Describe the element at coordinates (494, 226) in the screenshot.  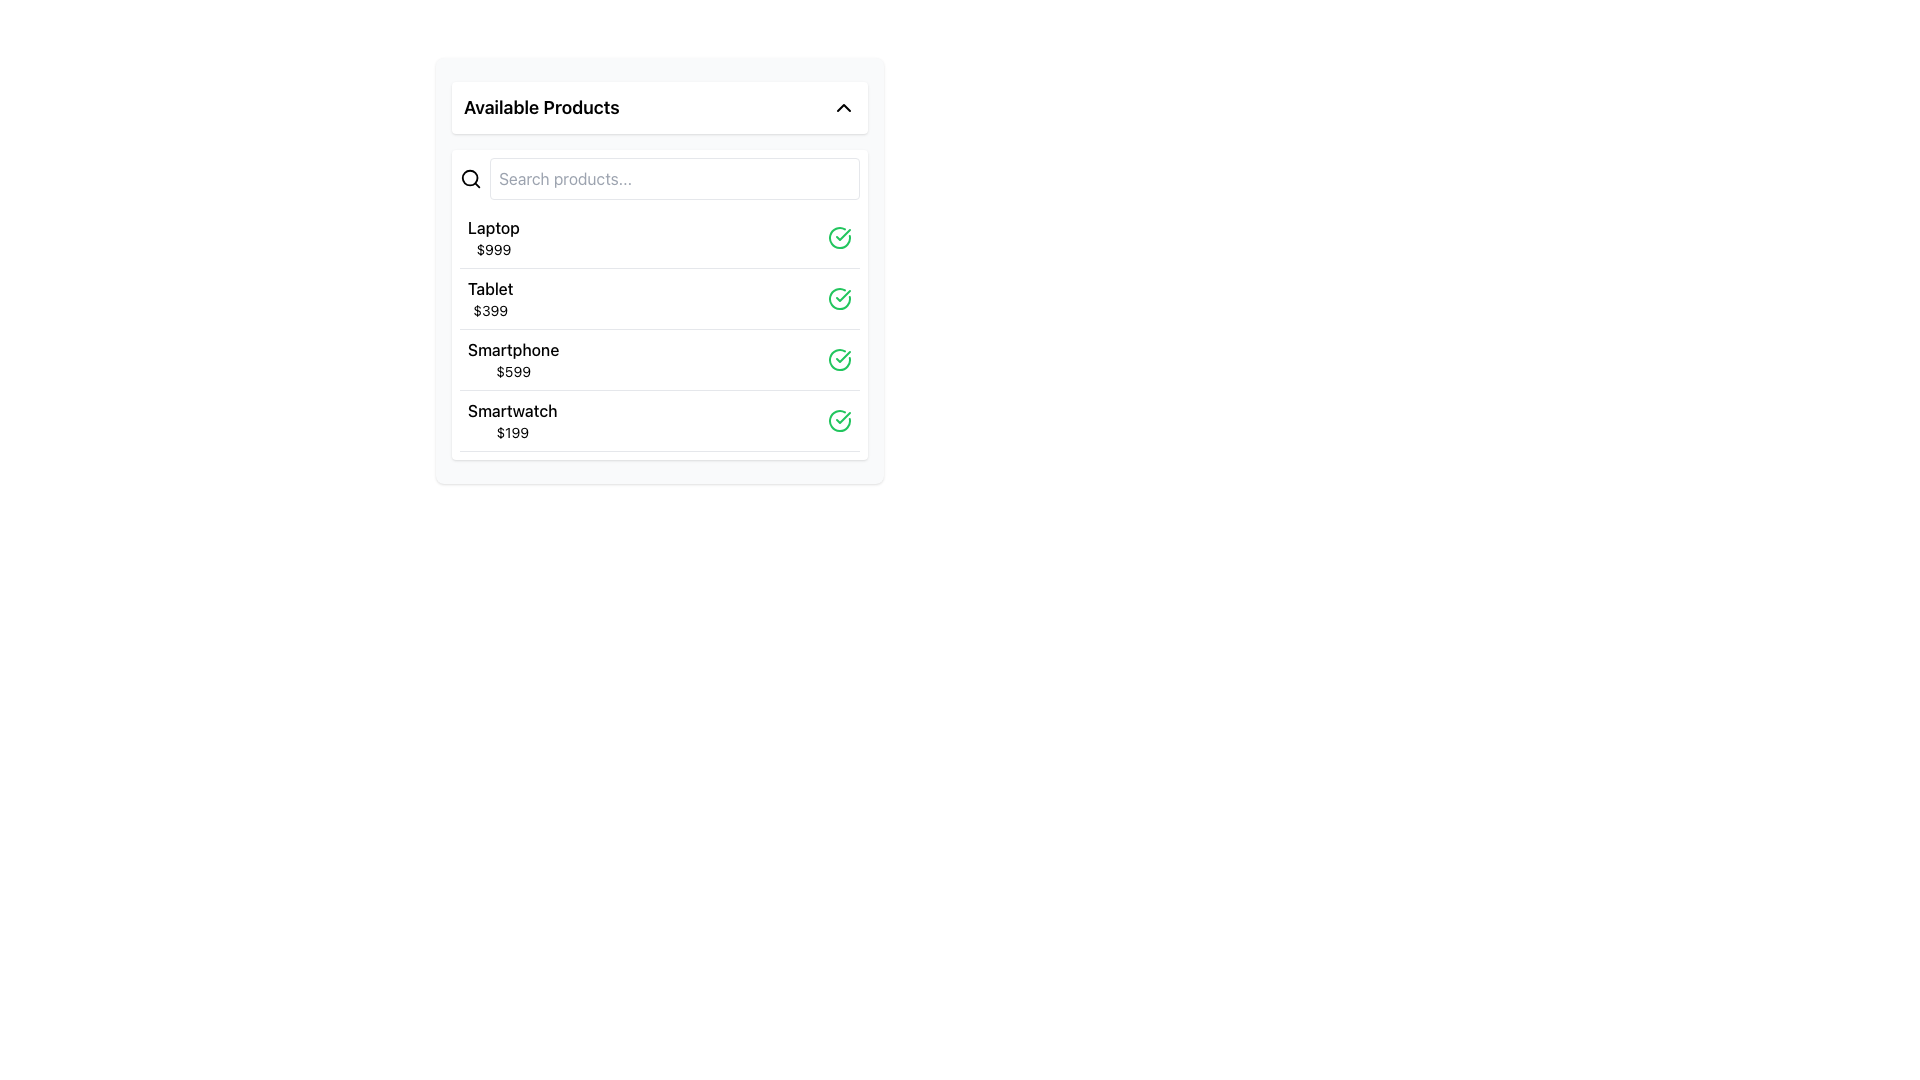
I see `the text label displaying the product name 'Laptop', which is the first item in a vertically arranged list of products, positioned directly above its related price '$999'` at that location.